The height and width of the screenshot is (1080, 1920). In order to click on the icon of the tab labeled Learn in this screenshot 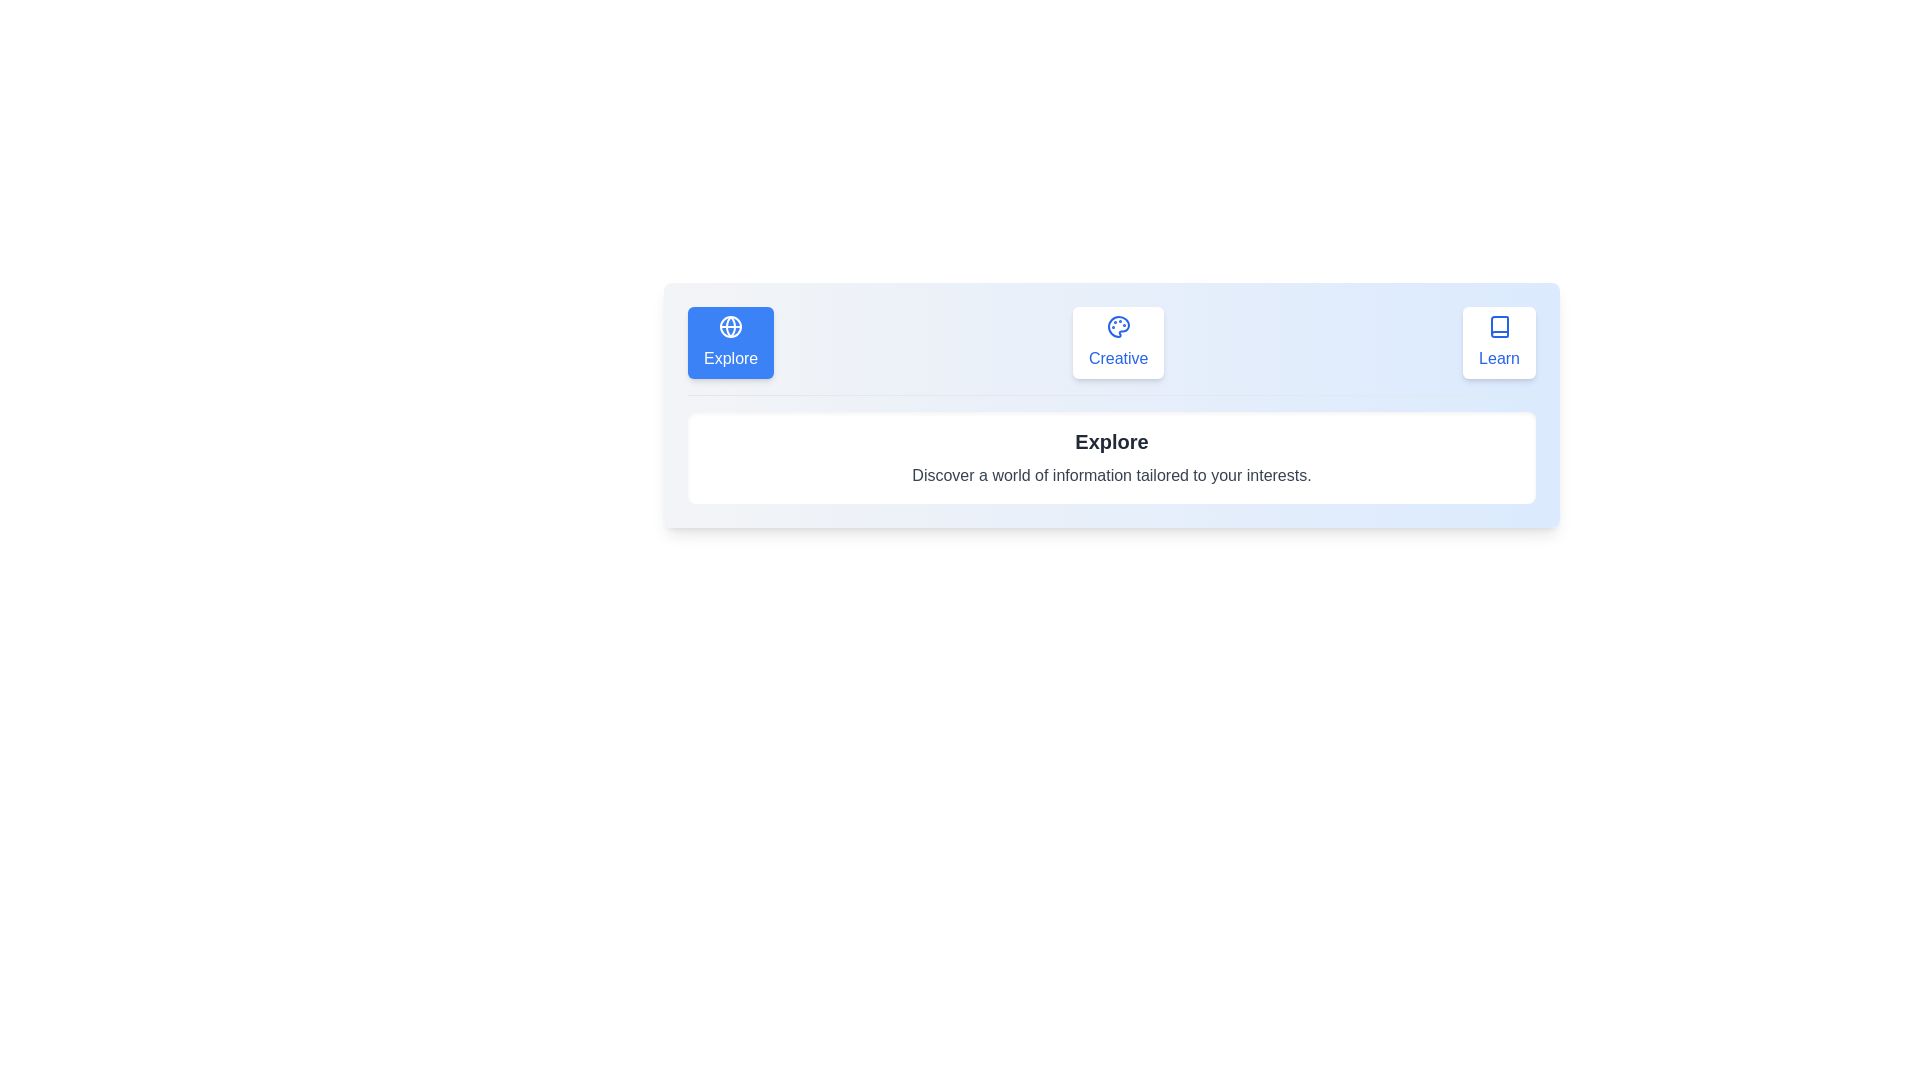, I will do `click(1499, 342)`.